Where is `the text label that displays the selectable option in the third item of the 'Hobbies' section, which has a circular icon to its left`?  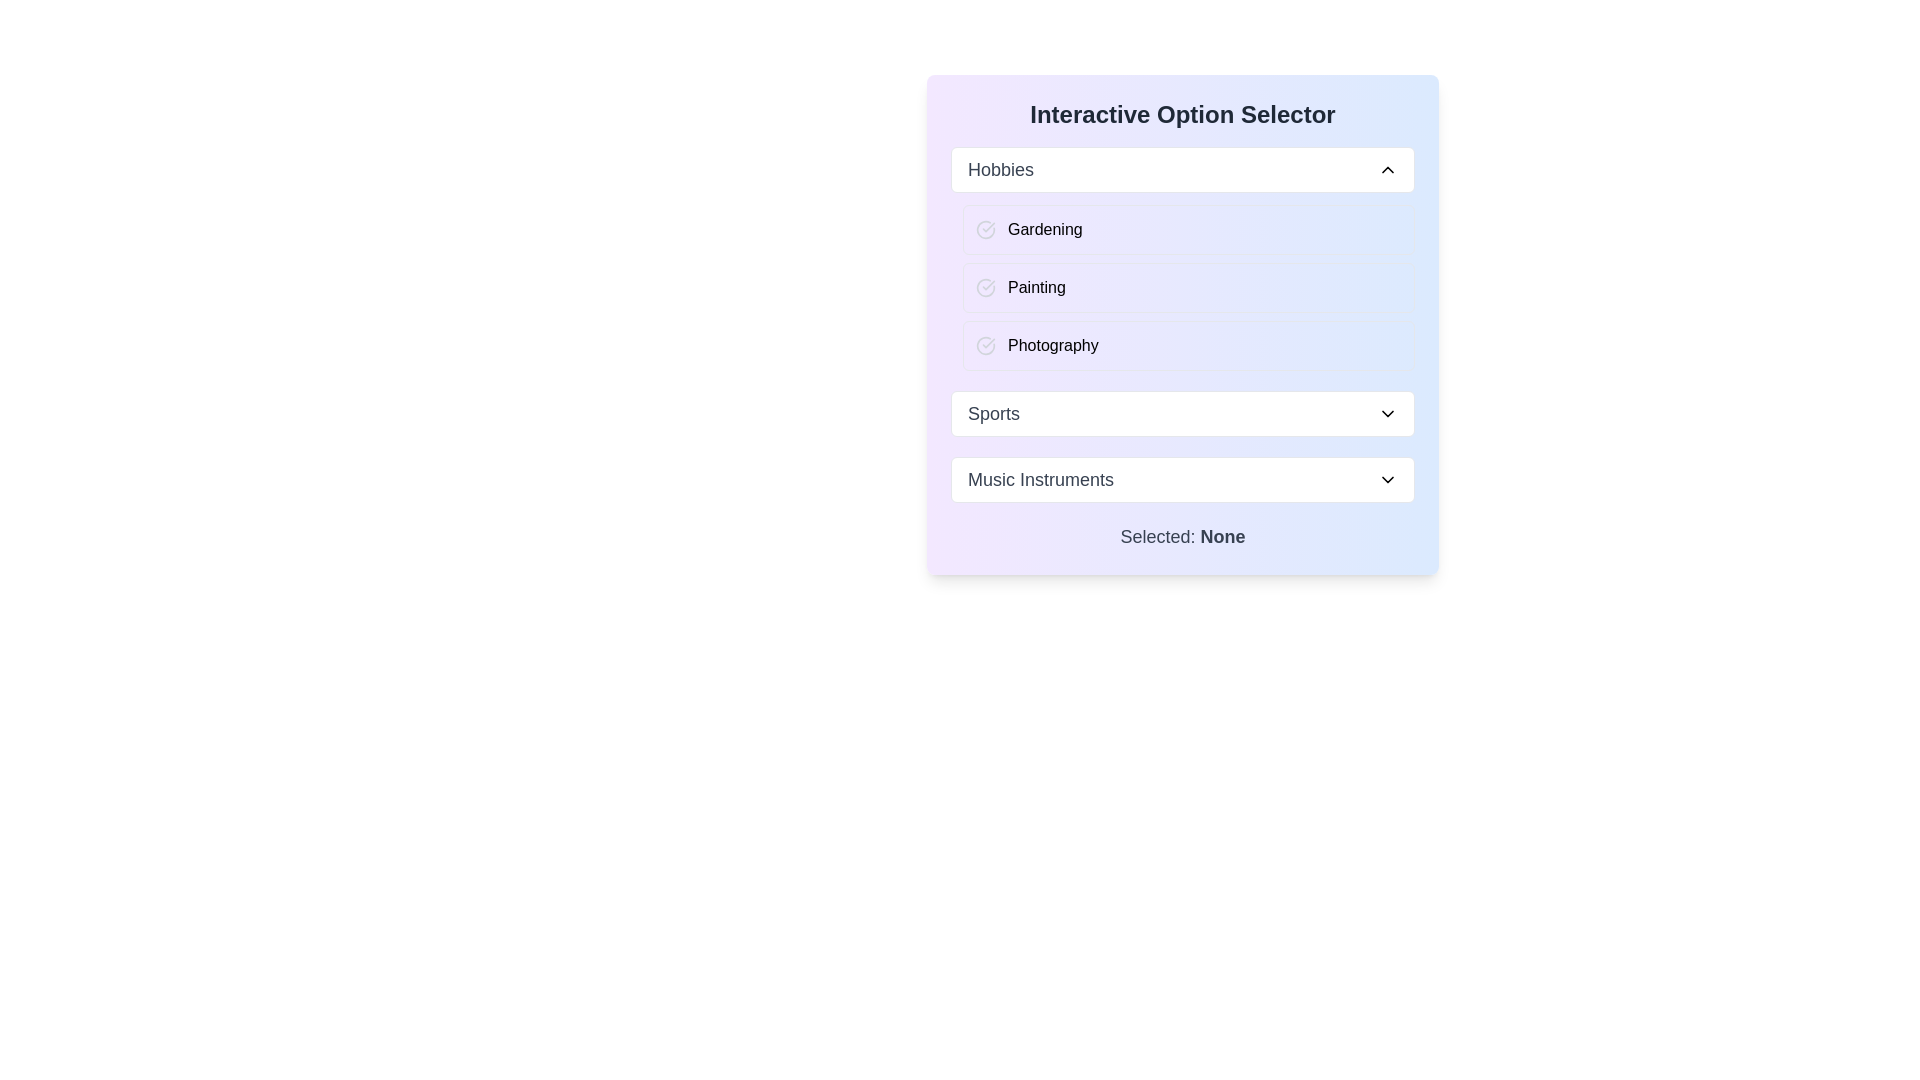 the text label that displays the selectable option in the third item of the 'Hobbies' section, which has a circular icon to its left is located at coordinates (1052, 345).